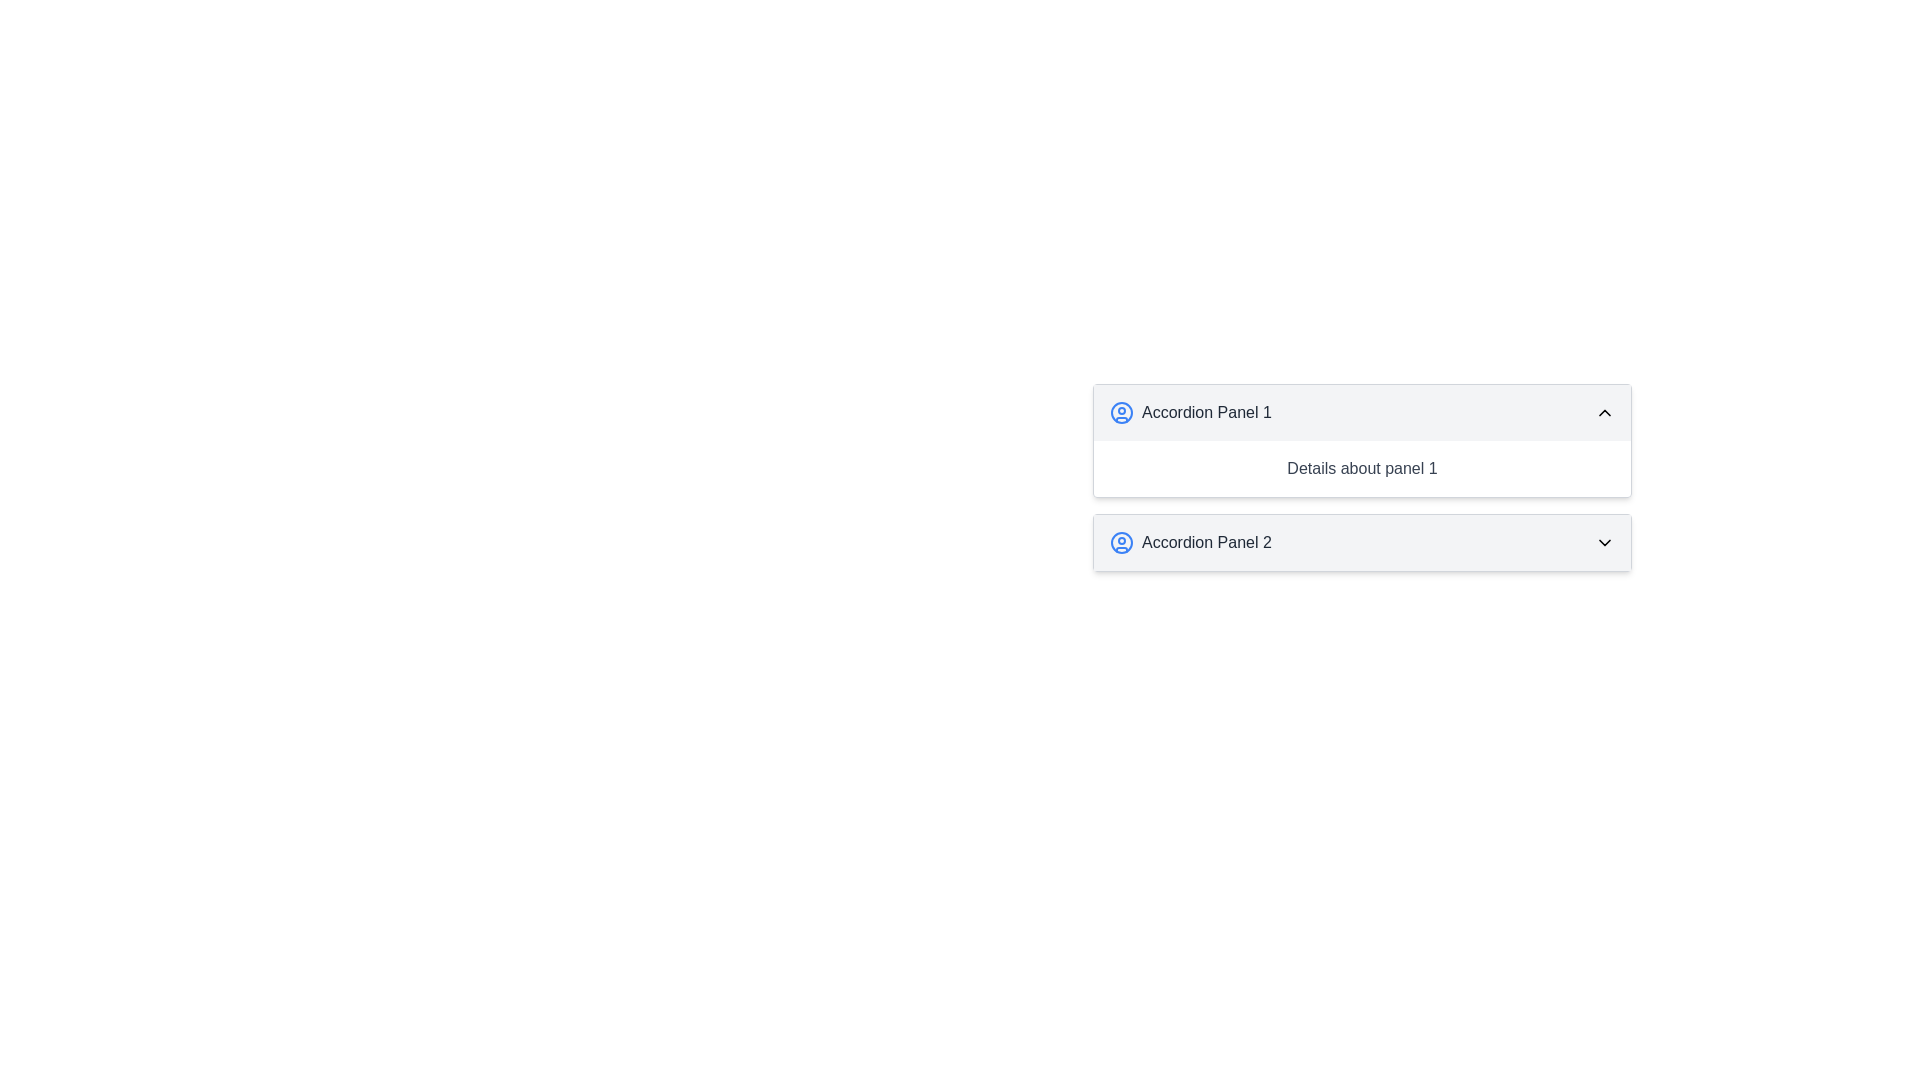  Describe the element at coordinates (1361, 469) in the screenshot. I see `the static text label displaying 'Details about panel 1', which is centered within the light gray box of 'Accordion Panel 1'` at that location.